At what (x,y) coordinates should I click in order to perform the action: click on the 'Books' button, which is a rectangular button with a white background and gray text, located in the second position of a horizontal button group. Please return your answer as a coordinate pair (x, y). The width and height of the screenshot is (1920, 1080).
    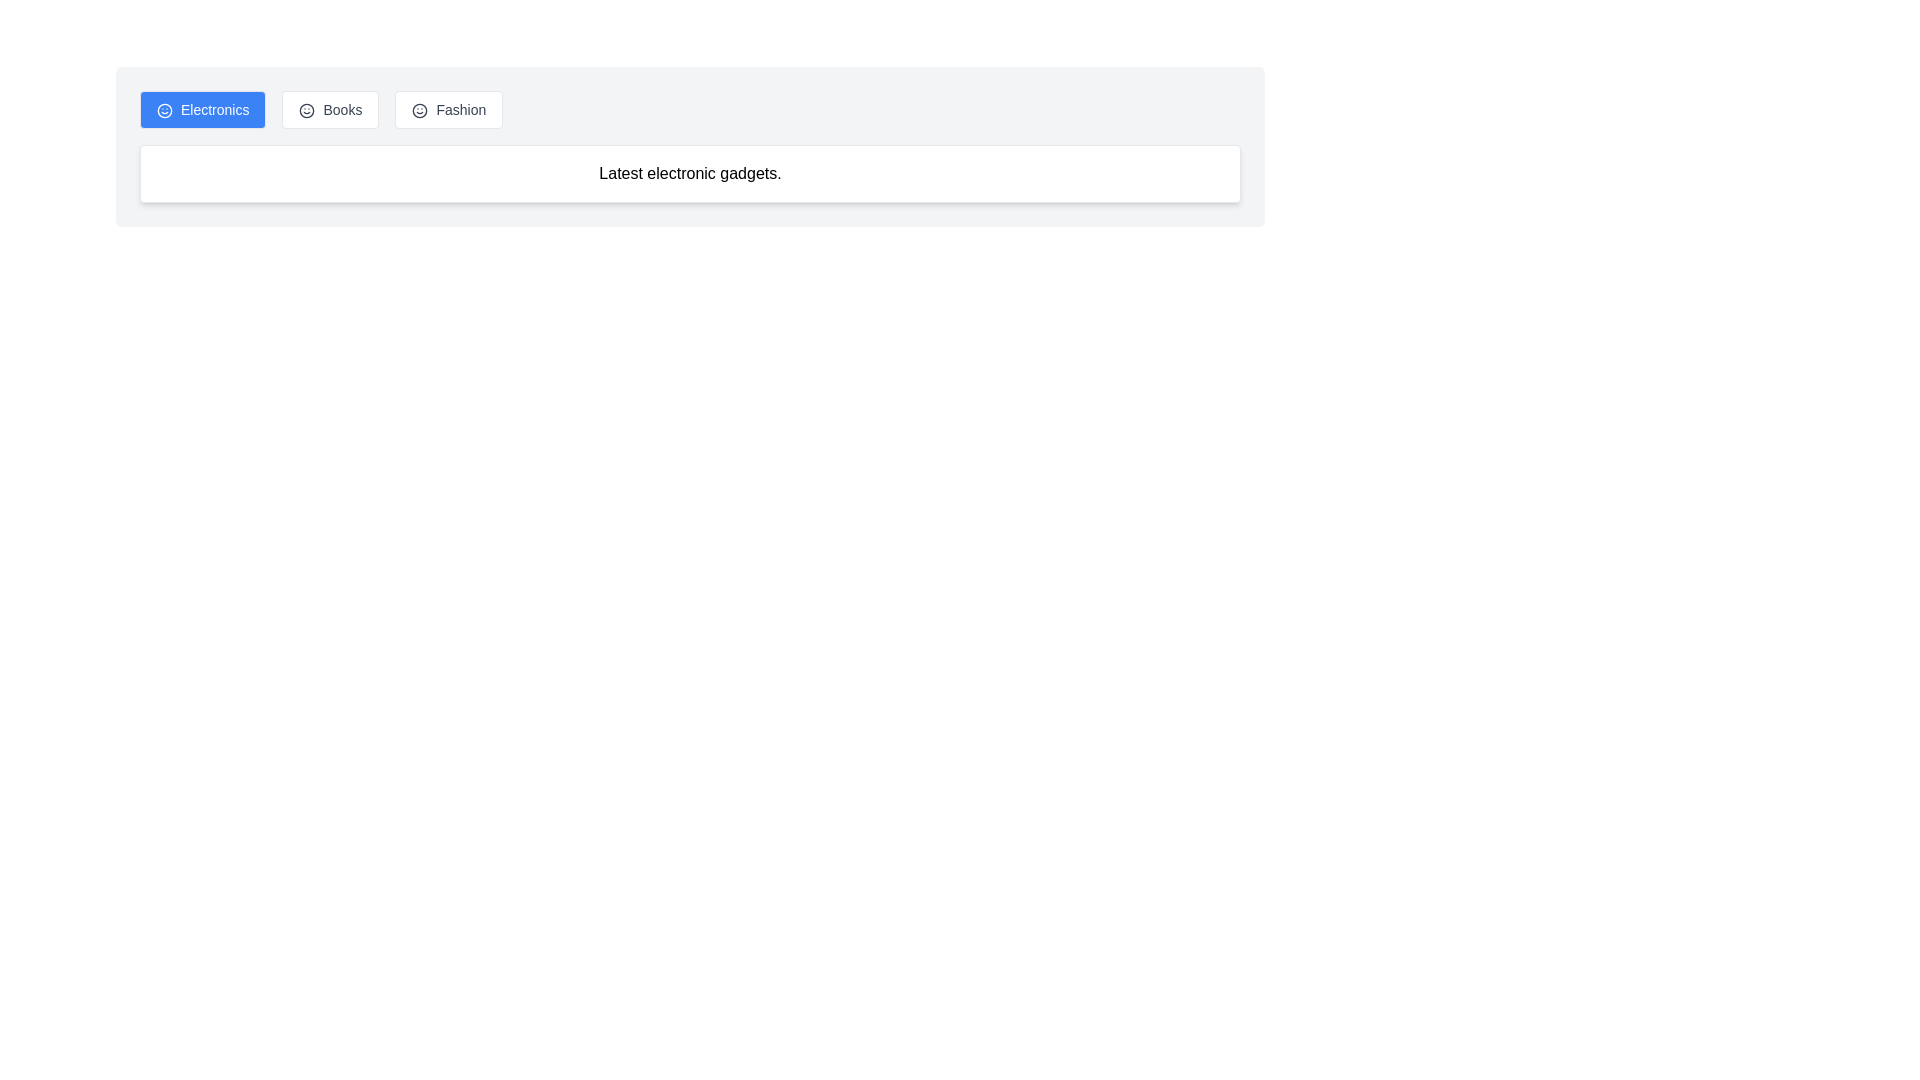
    Looking at the image, I should click on (331, 110).